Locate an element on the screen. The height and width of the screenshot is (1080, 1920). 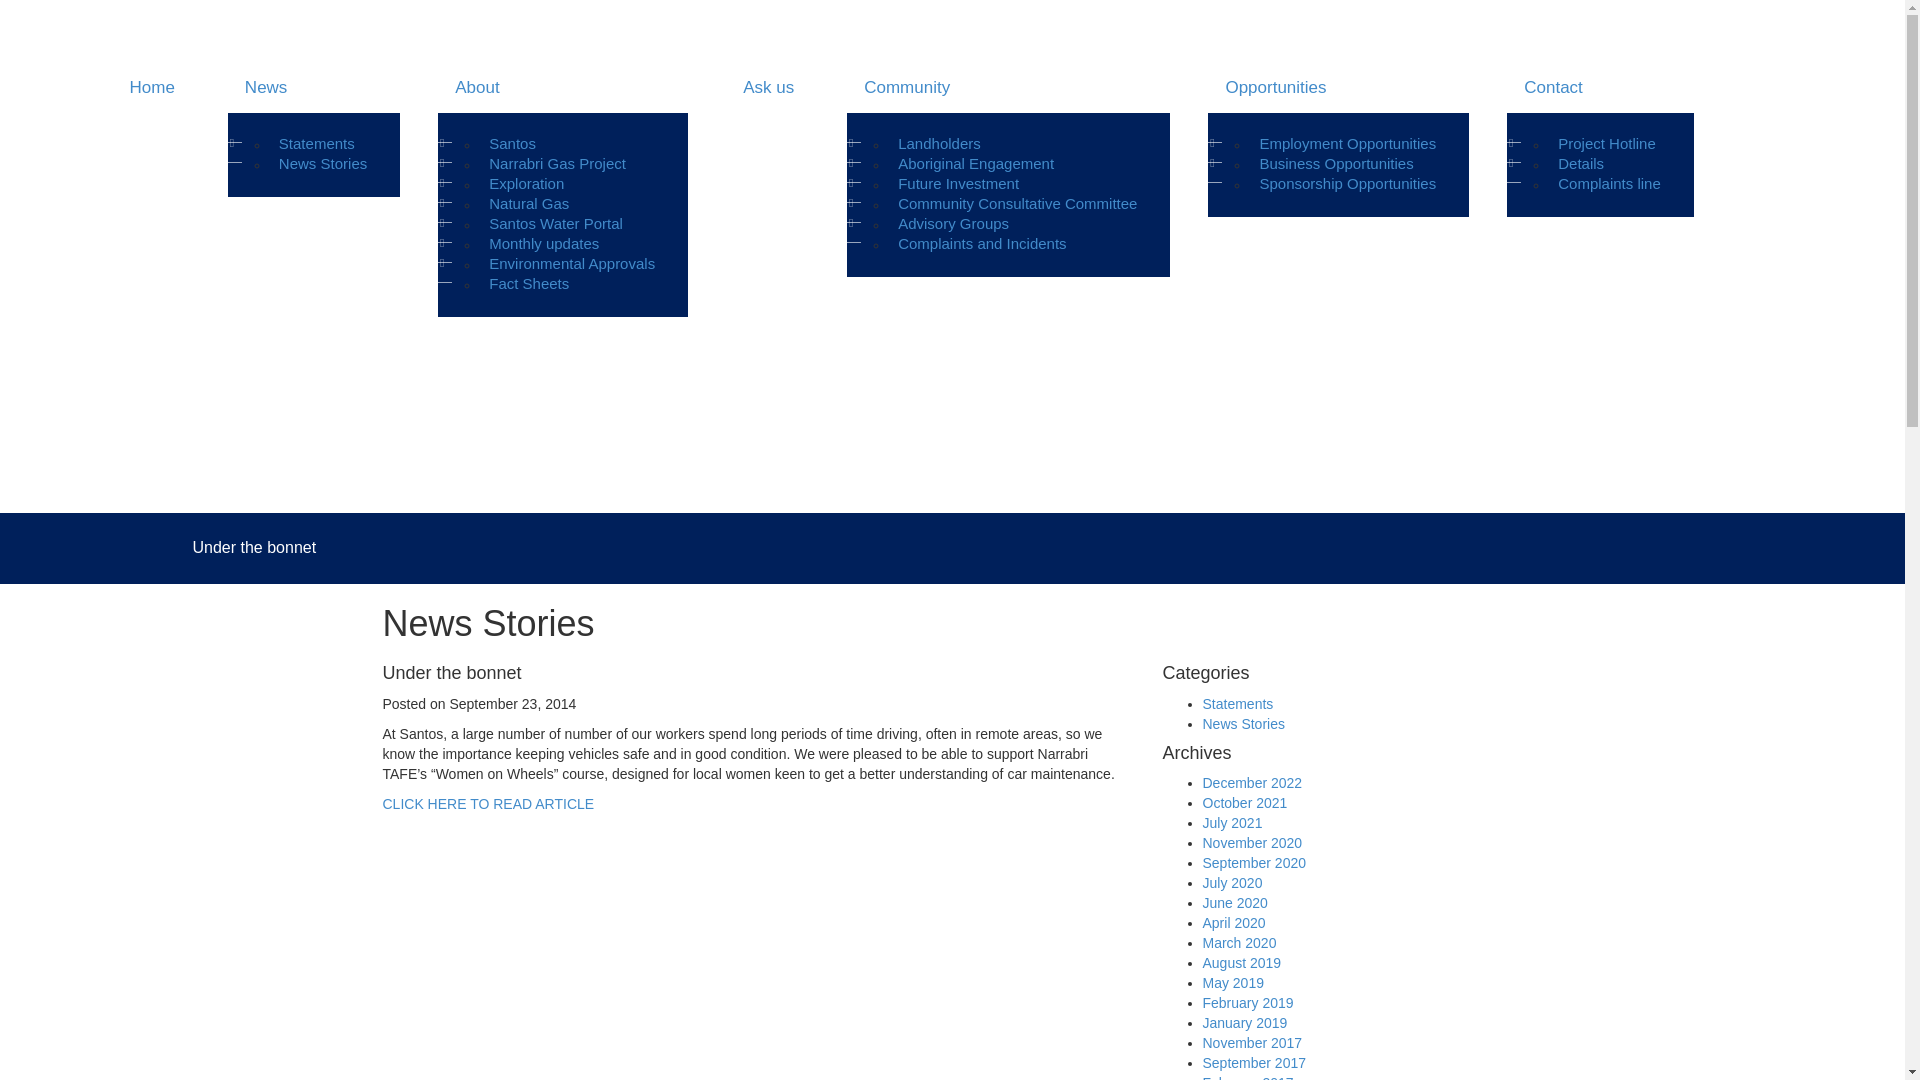
'Sponsorship Opportunities' is located at coordinates (1347, 184).